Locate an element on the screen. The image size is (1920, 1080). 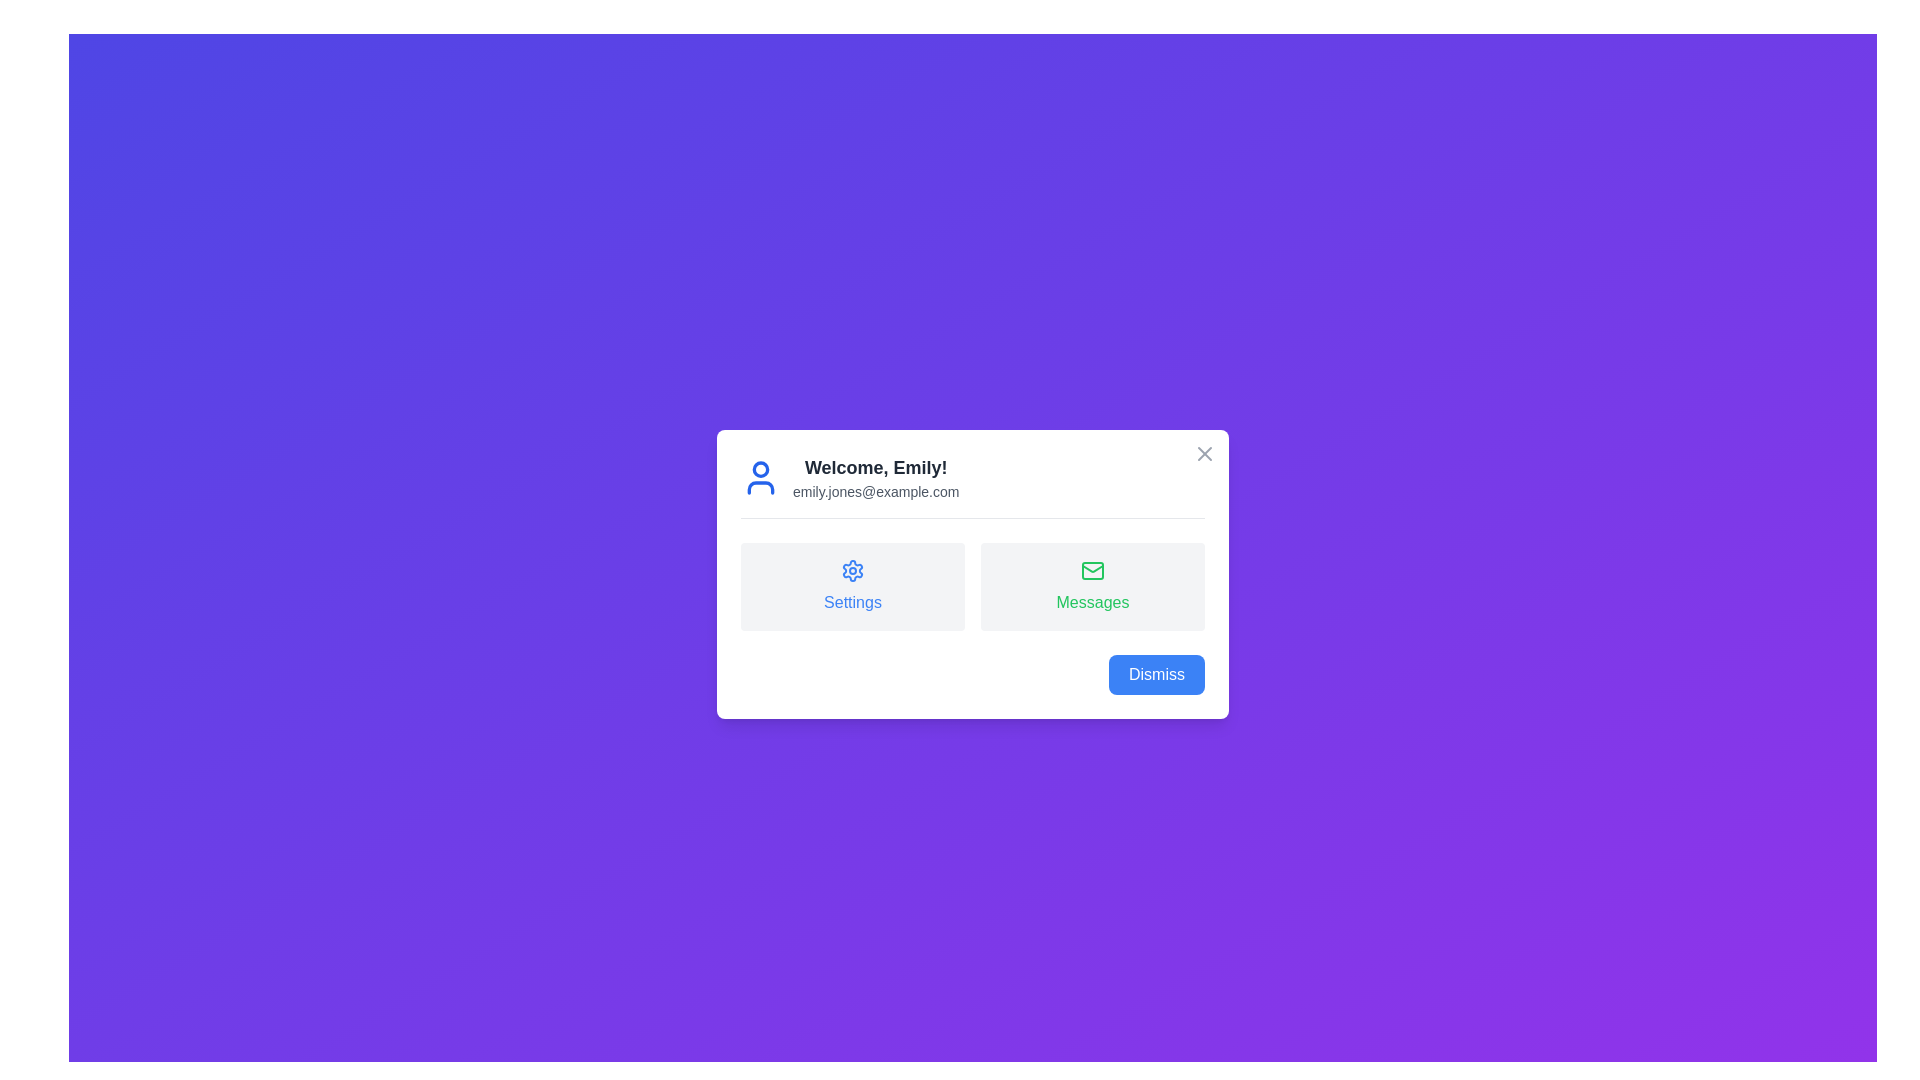
the settings icon located in the left area of the settings dialog box at the center of the page is located at coordinates (853, 570).